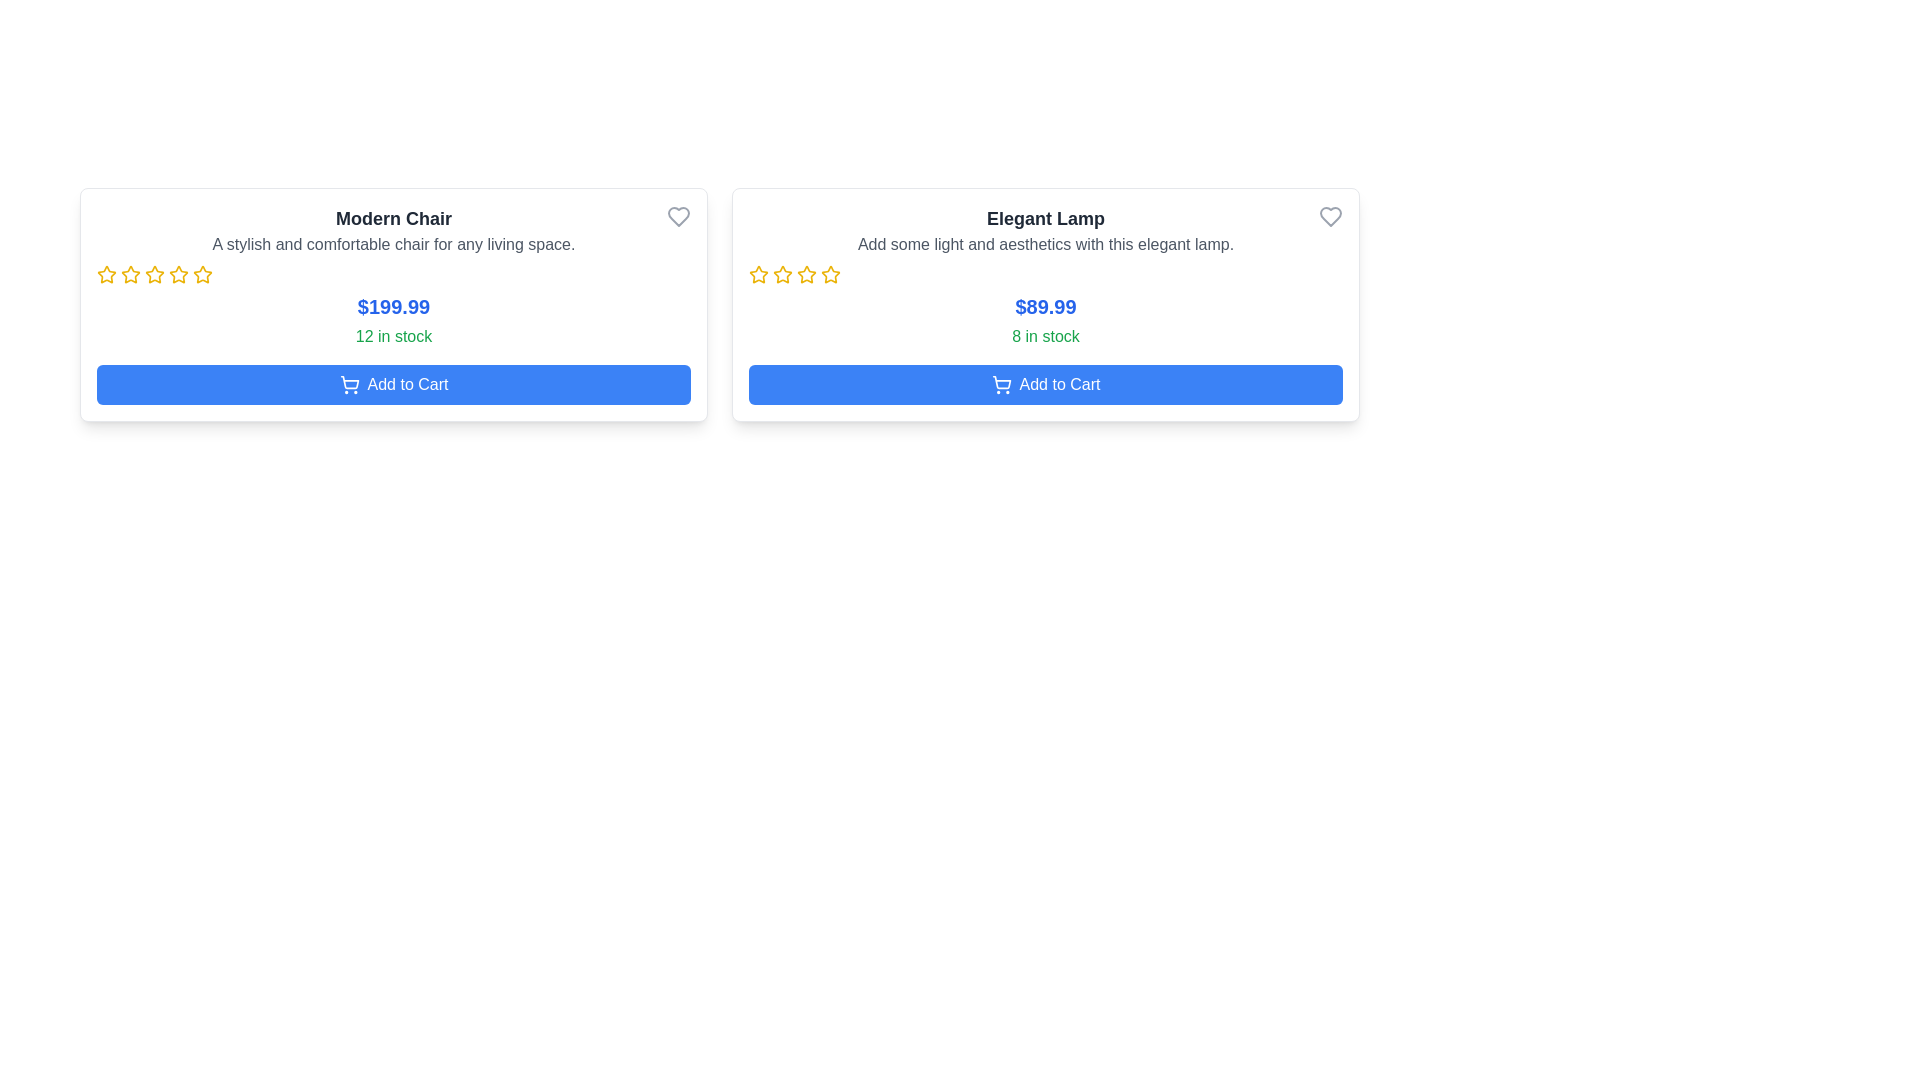 This screenshot has height=1080, width=1920. Describe the element at coordinates (757, 273) in the screenshot. I see `the leftmost star icon of the star rating component` at that location.